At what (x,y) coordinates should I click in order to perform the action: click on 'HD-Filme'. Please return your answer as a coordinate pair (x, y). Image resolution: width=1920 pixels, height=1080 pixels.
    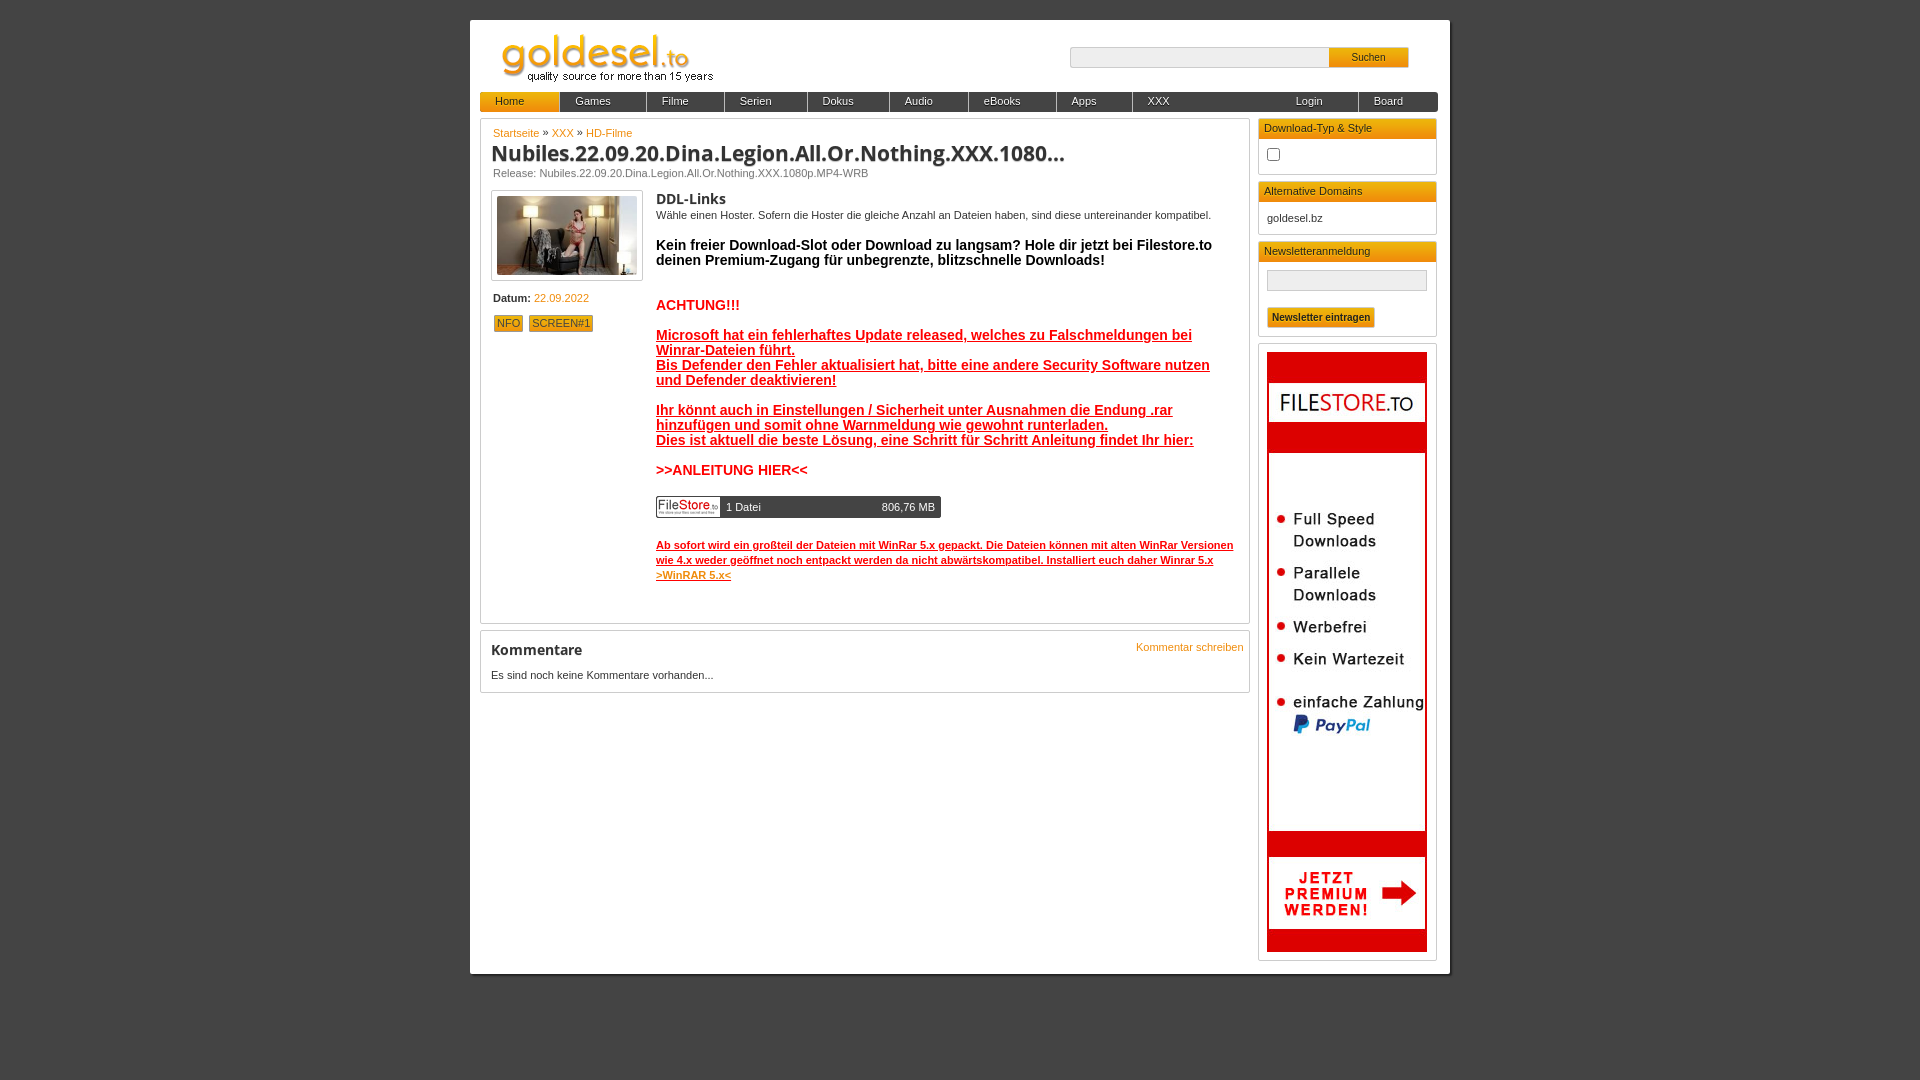
    Looking at the image, I should click on (608, 132).